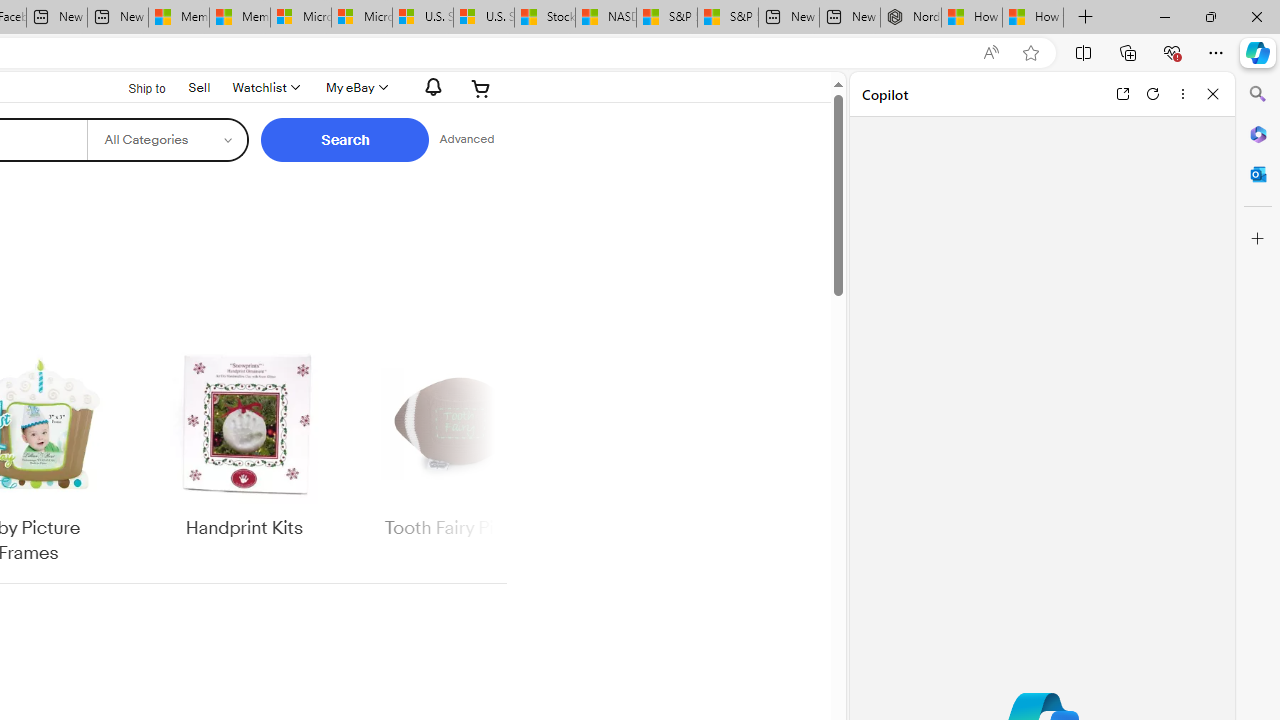 This screenshot has height=720, width=1280. What do you see at coordinates (355, 87) in the screenshot?
I see `'My eBayExpand My eBay'` at bounding box center [355, 87].